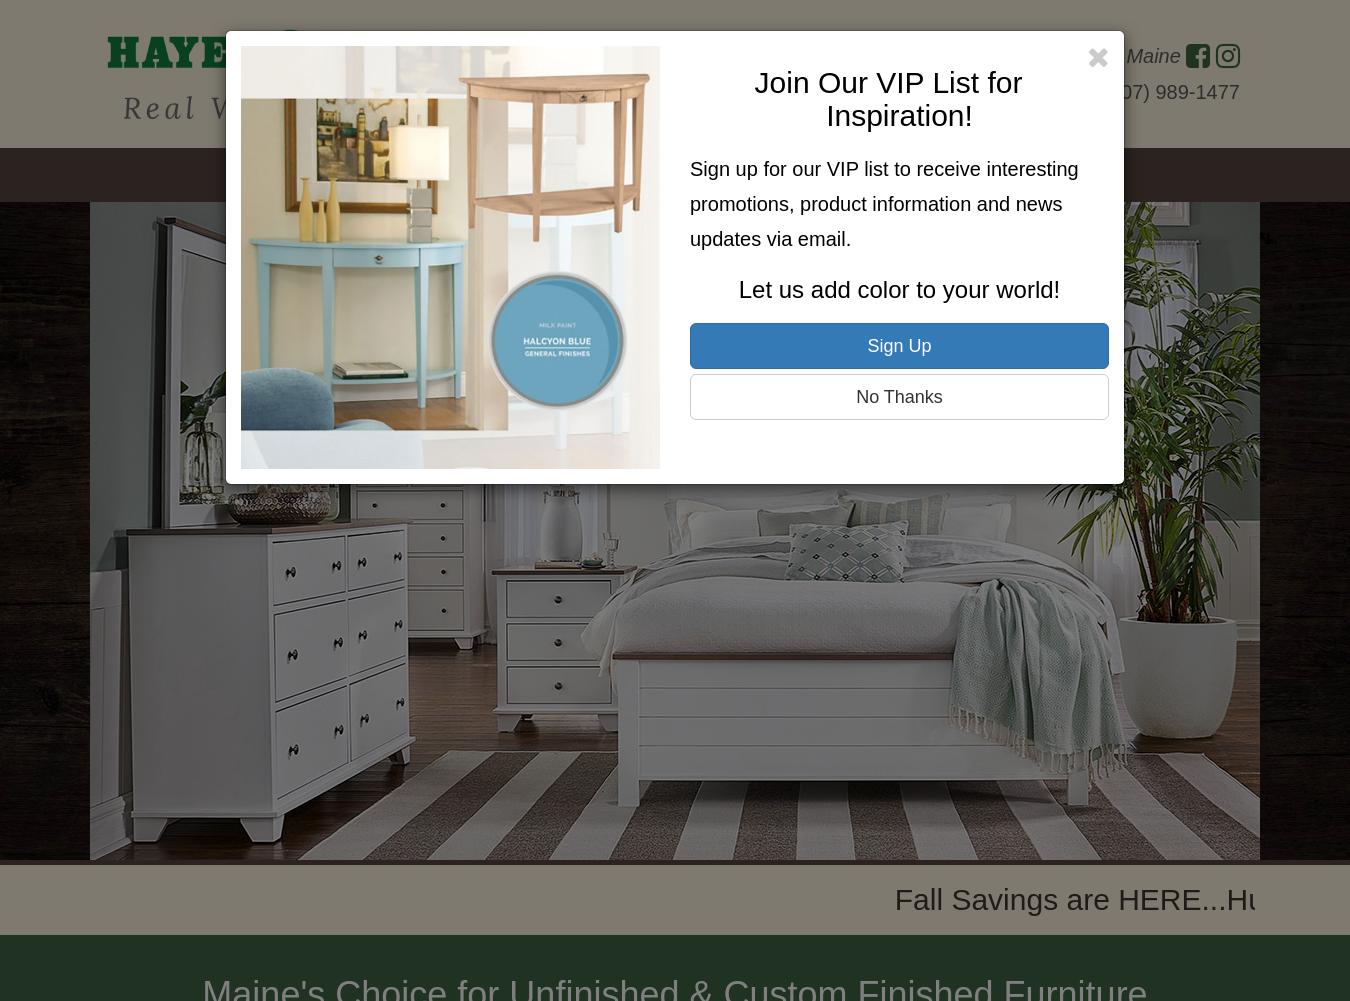 This screenshot has width=1350, height=1001. What do you see at coordinates (279, 175) in the screenshot?
I see `'Home'` at bounding box center [279, 175].